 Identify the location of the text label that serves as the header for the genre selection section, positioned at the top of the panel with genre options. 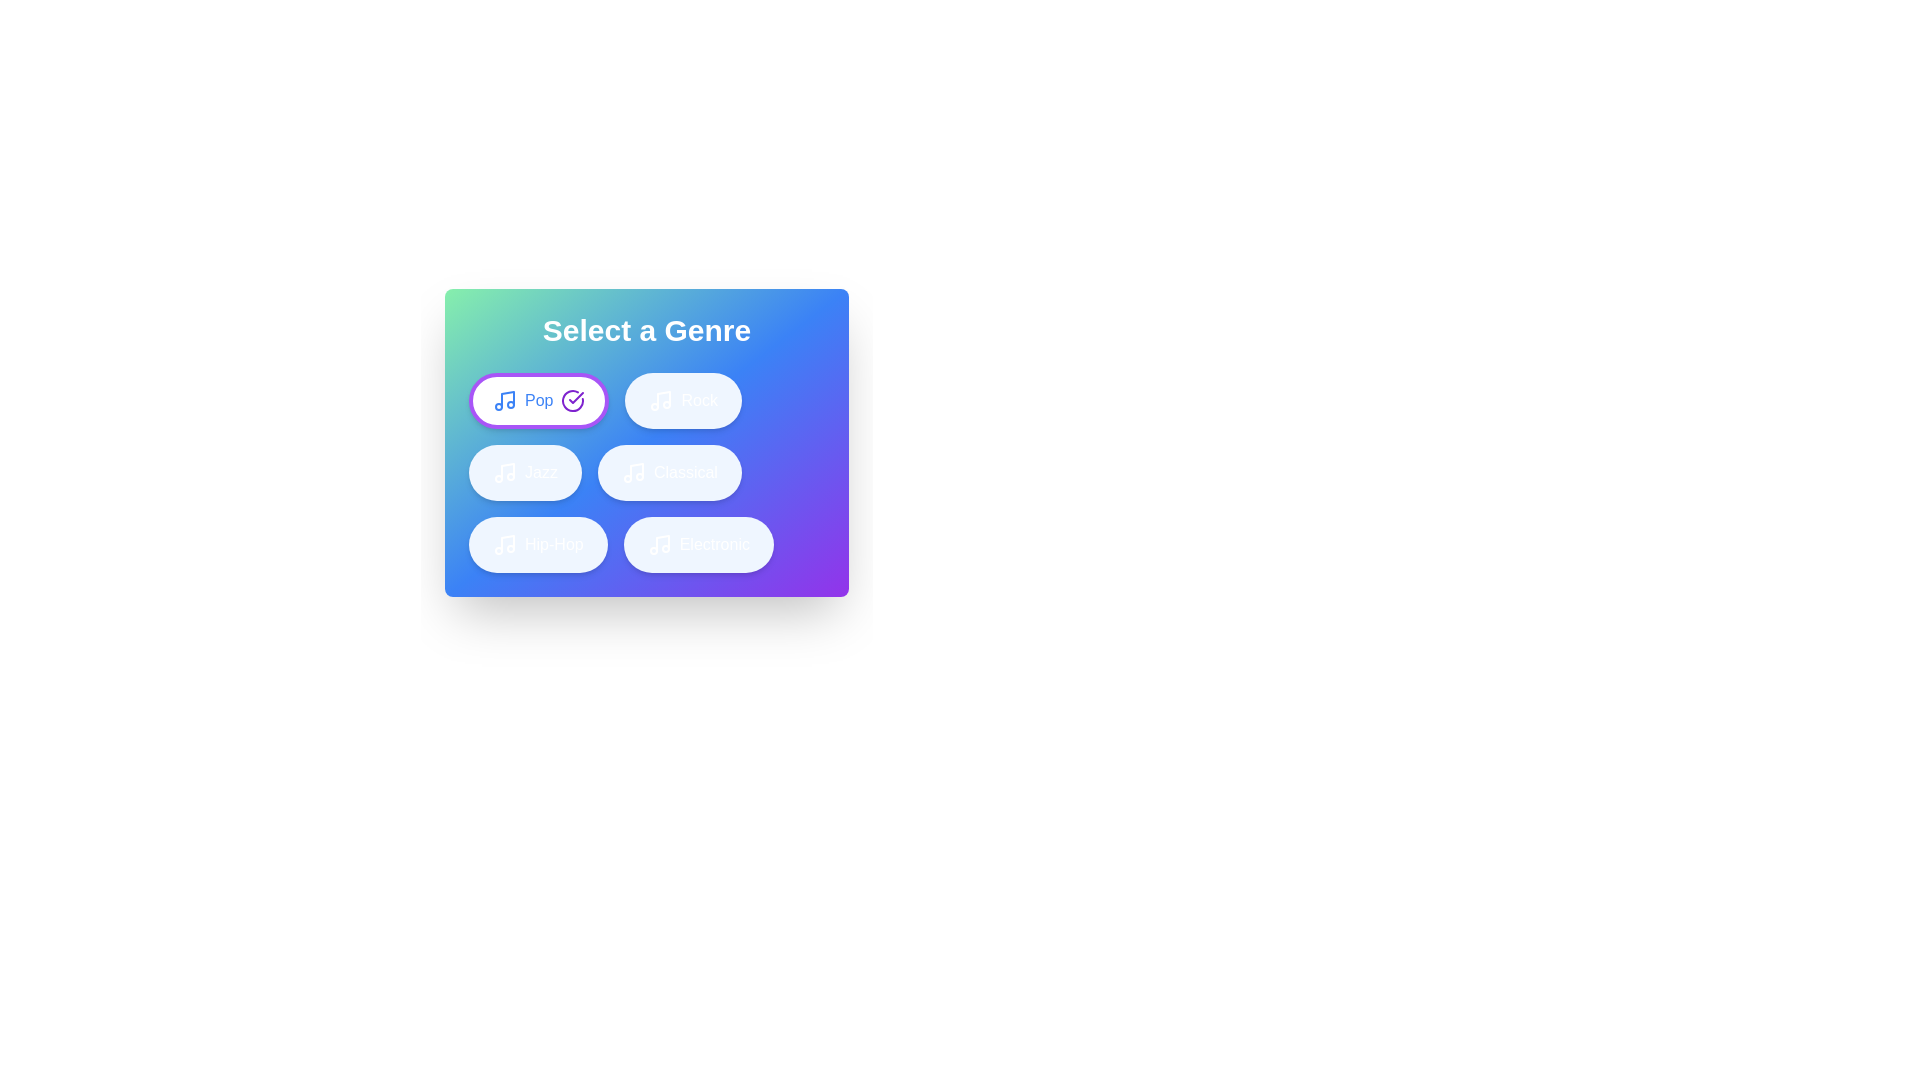
(647, 330).